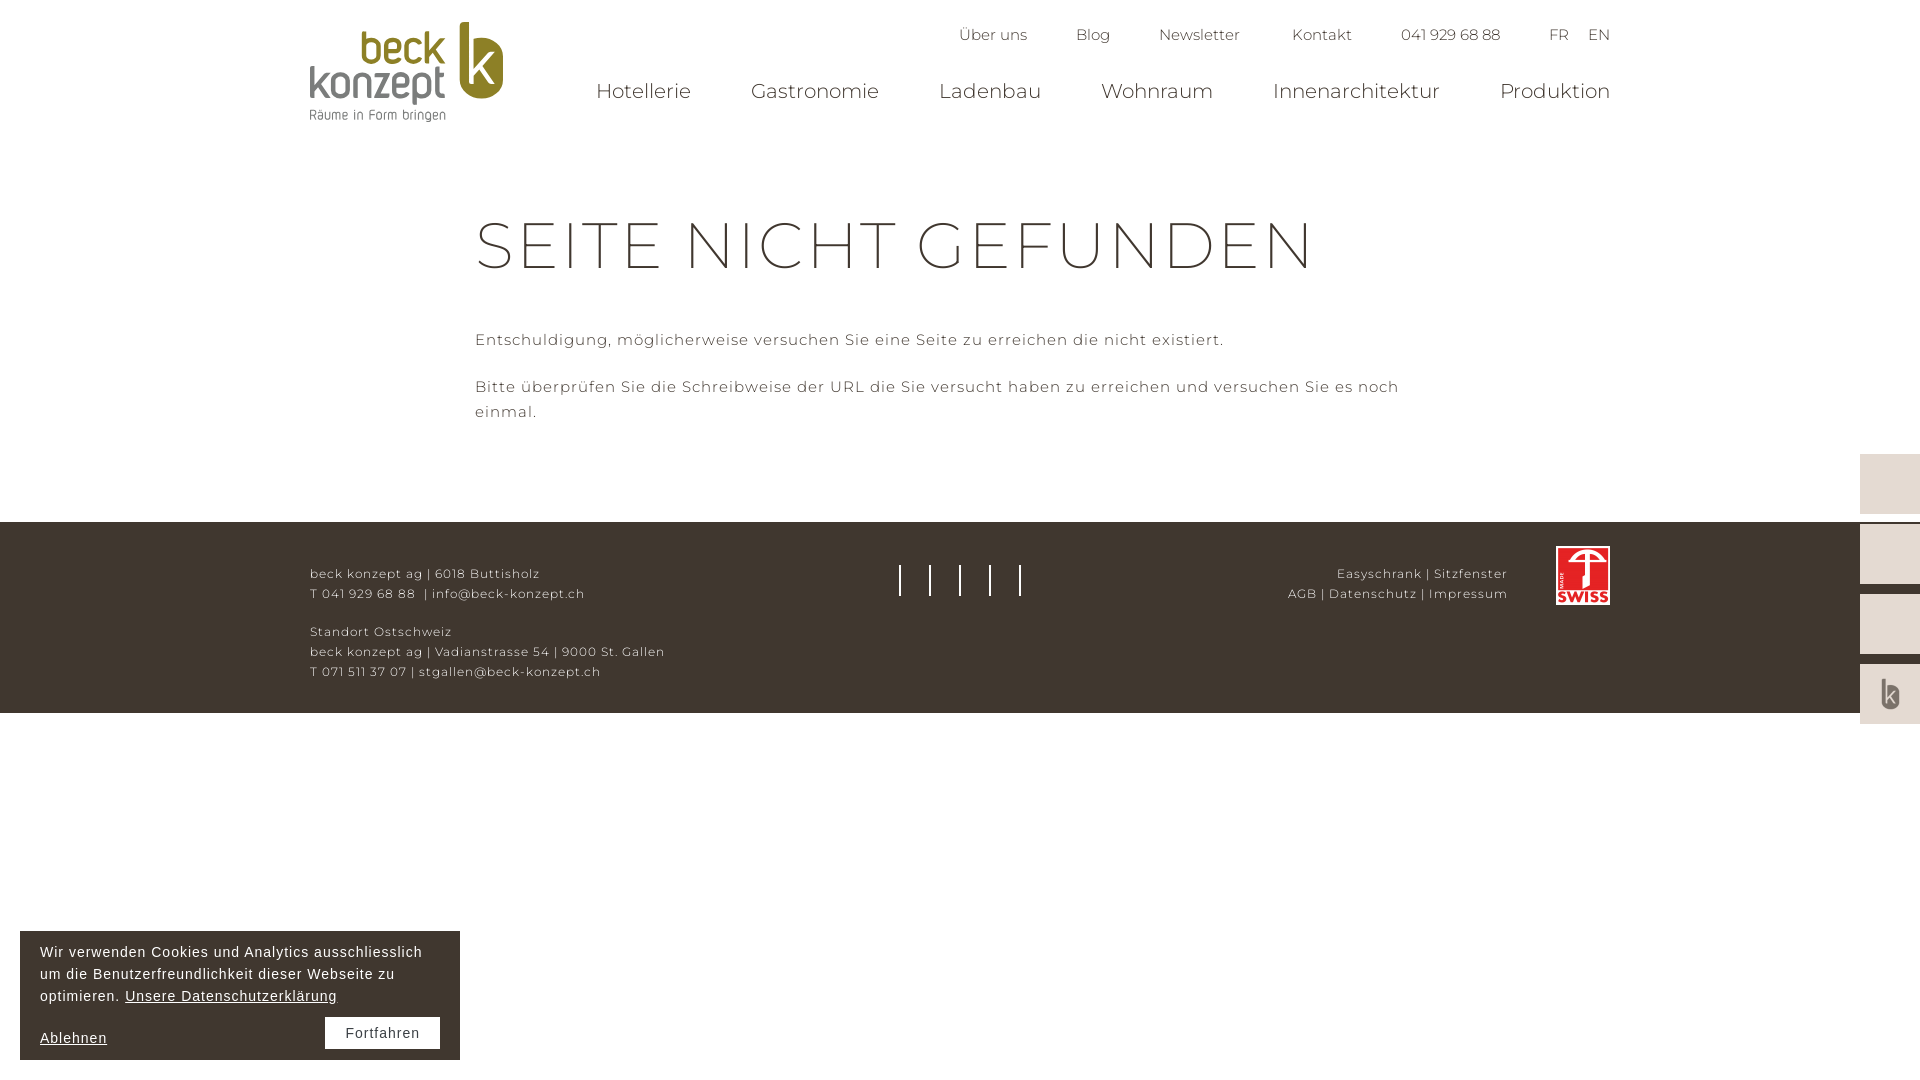 This screenshot has height=1080, width=1920. What do you see at coordinates (989, 91) in the screenshot?
I see `'Ladenbau'` at bounding box center [989, 91].